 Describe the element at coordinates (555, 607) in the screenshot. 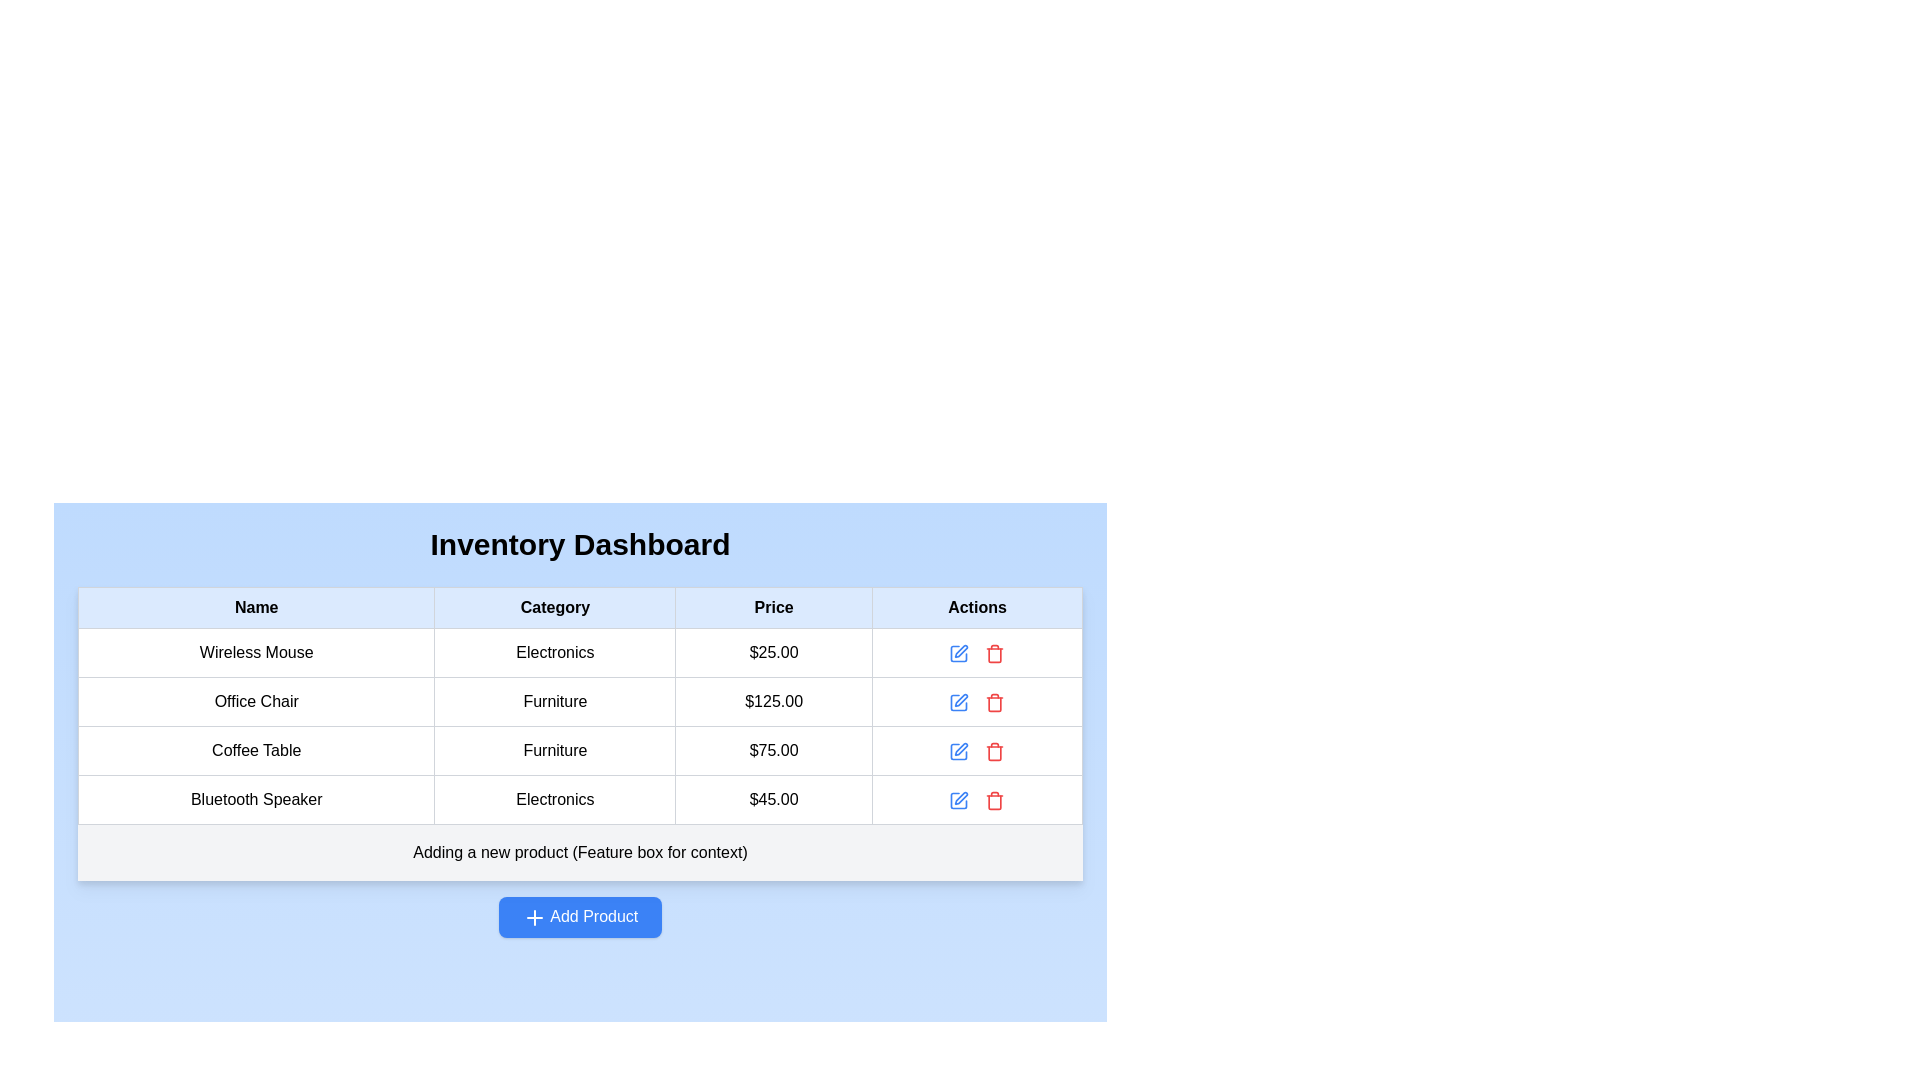

I see `the 'Category' header cell in the table, which is the second header cell from the left, providing labeling information for the data below` at that location.